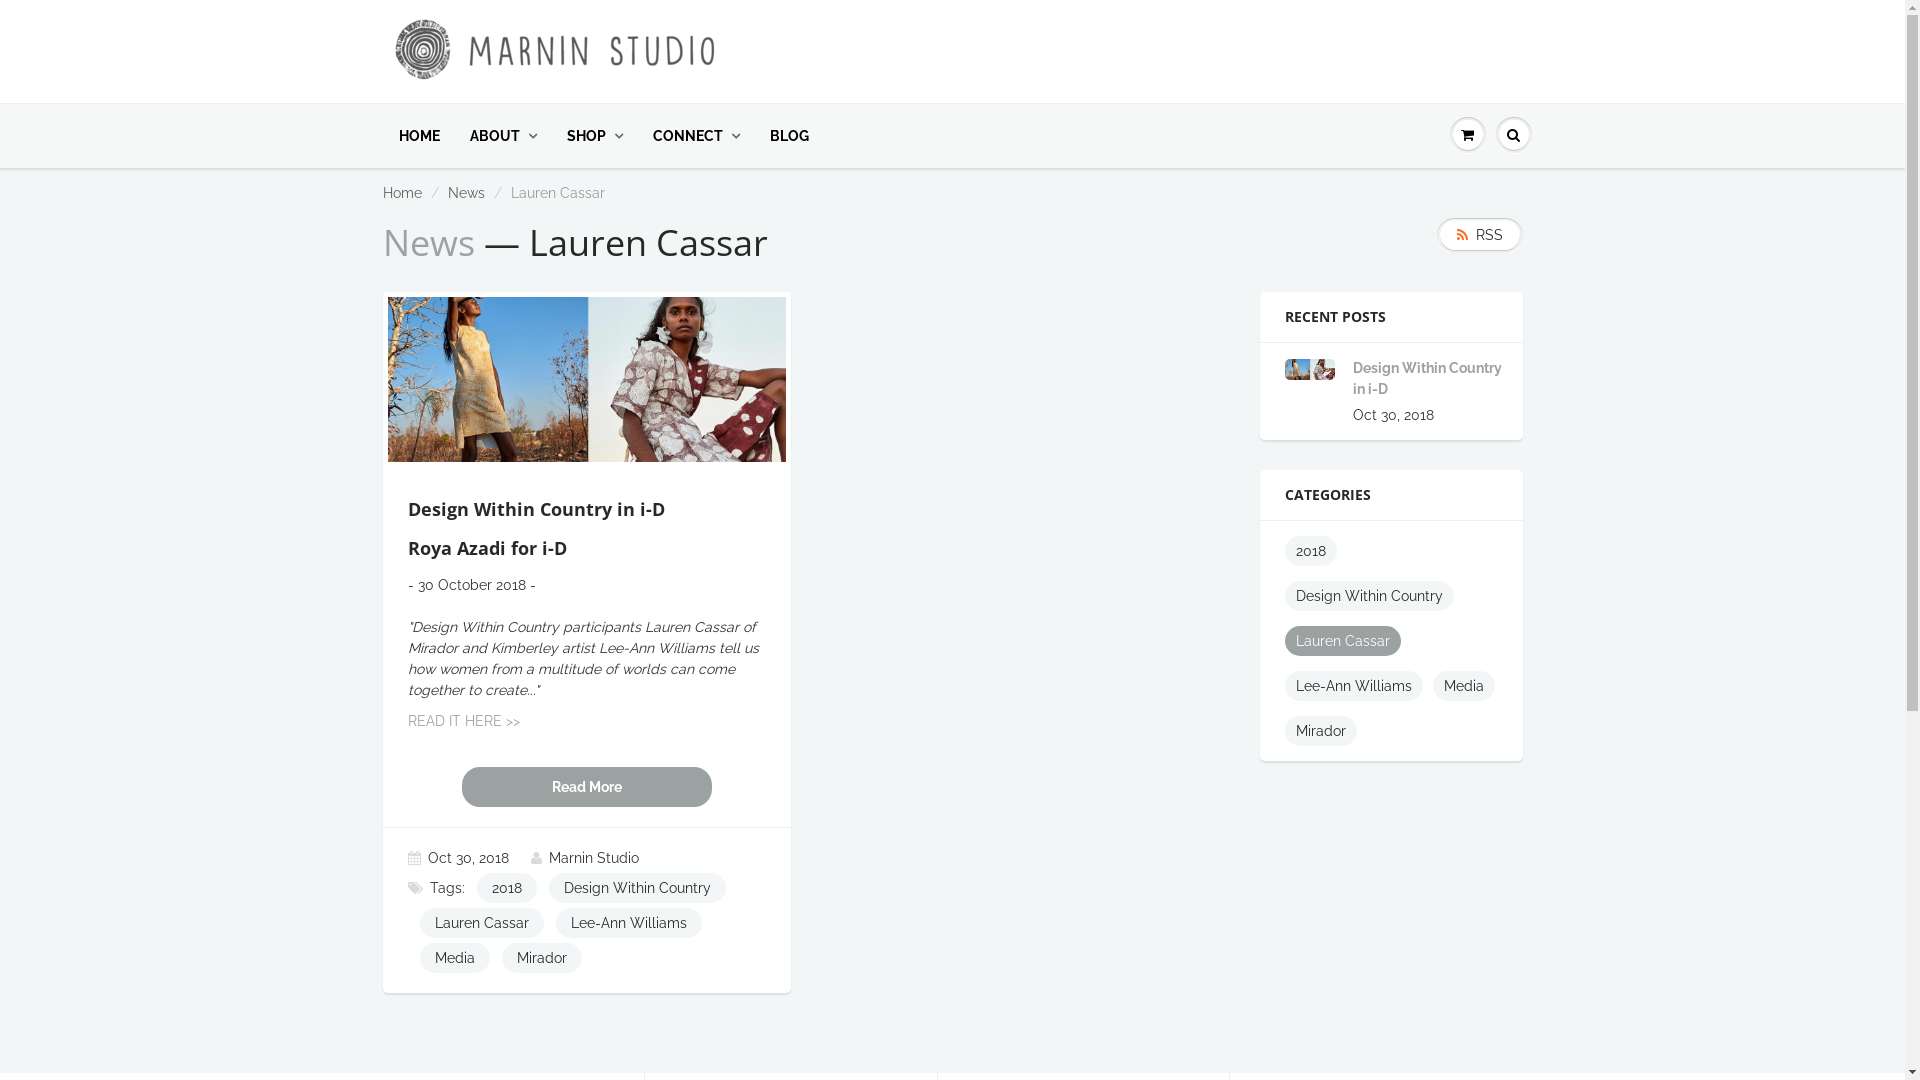 This screenshot has height=1080, width=1920. I want to click on 'HOME', so click(418, 135).